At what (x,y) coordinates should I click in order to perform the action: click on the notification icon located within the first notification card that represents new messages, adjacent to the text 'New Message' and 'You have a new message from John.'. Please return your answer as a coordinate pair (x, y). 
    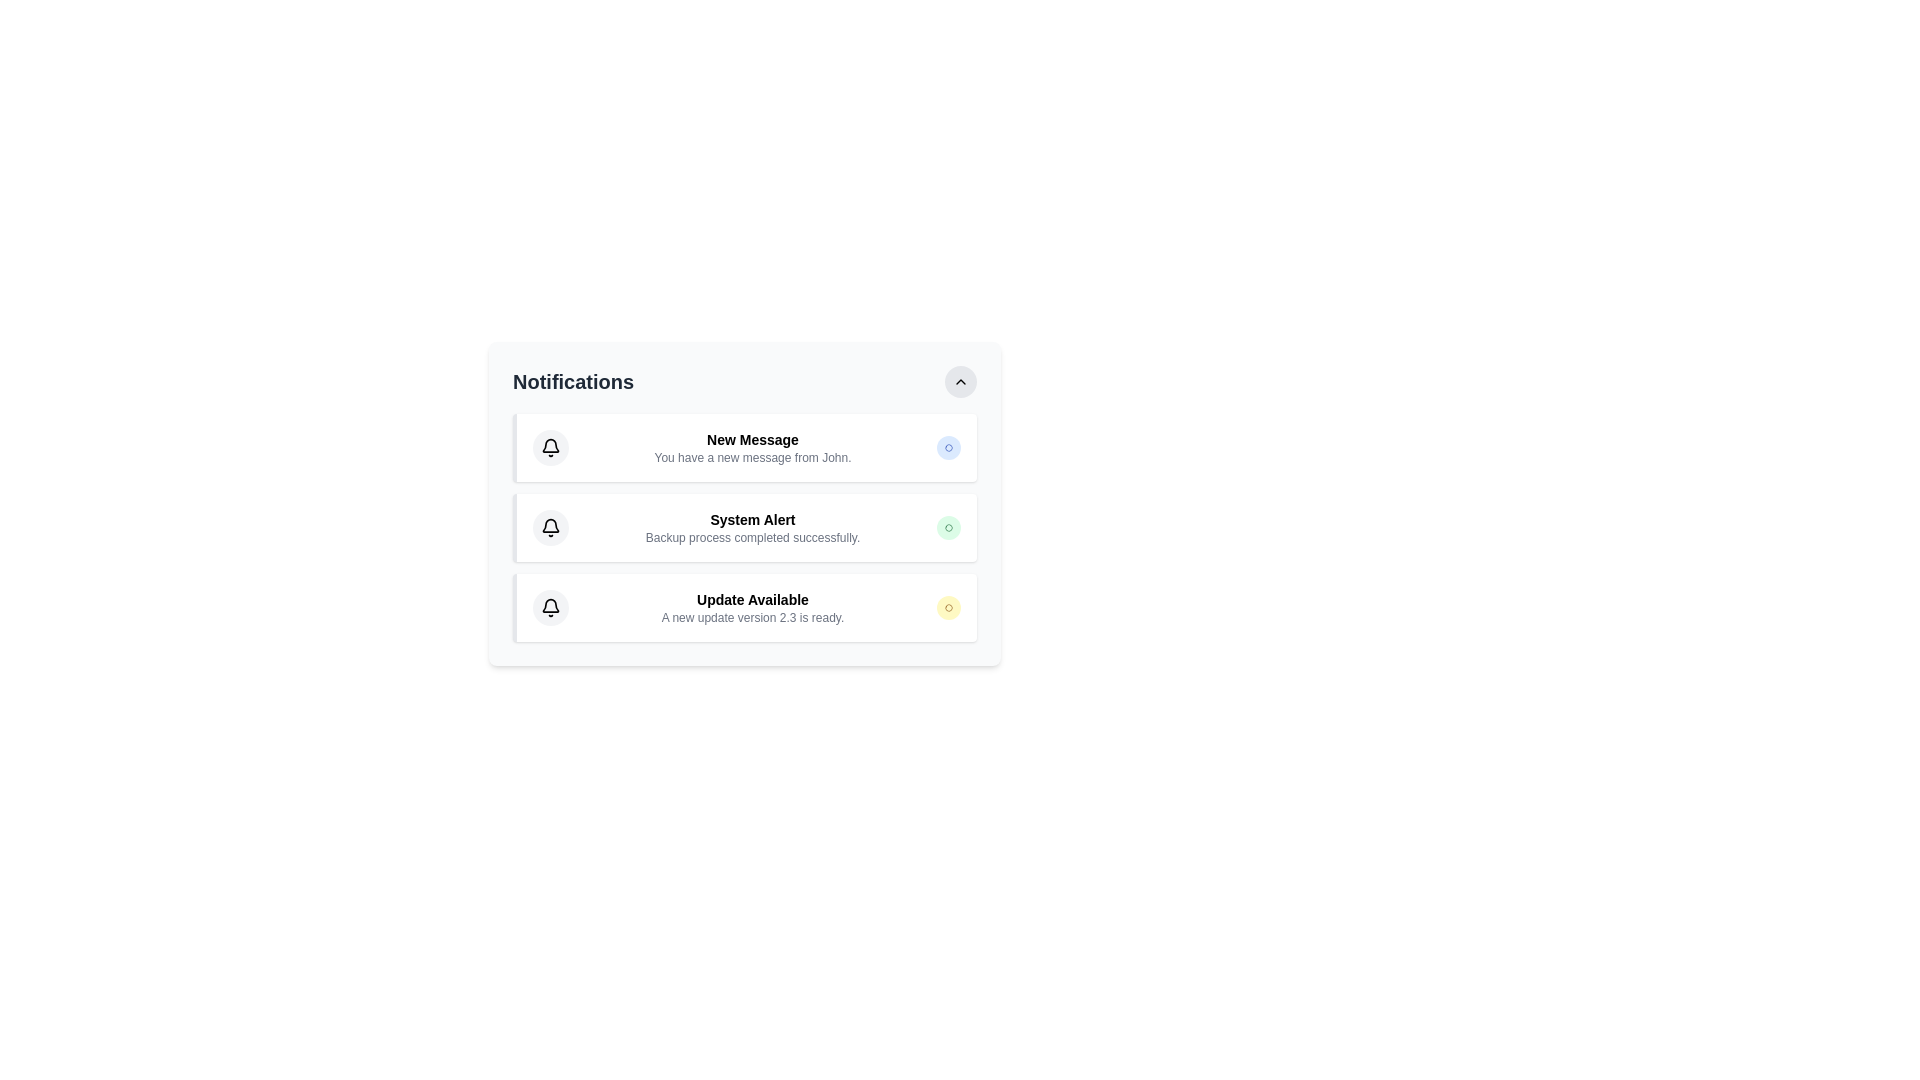
    Looking at the image, I should click on (551, 446).